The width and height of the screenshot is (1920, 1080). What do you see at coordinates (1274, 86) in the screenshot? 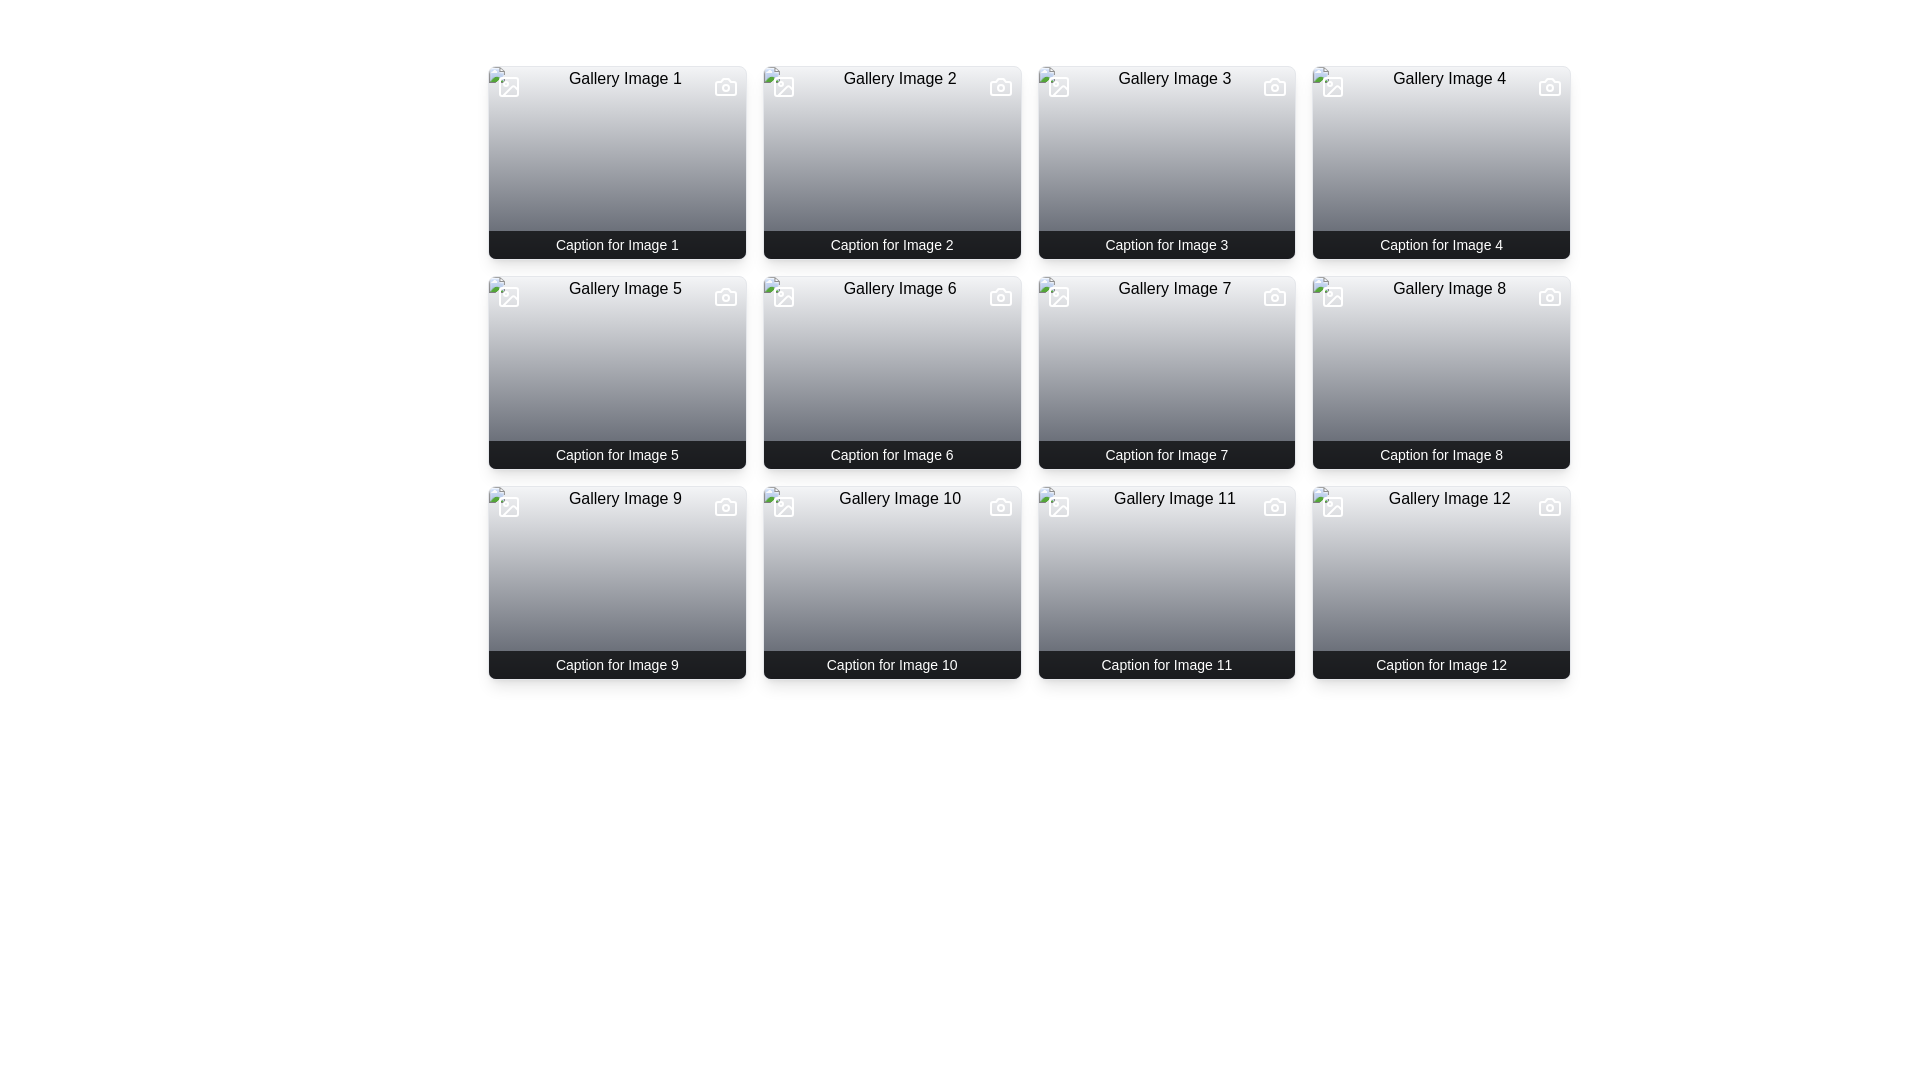
I see `the camera icon located at the top-right corner of the card titled 'Gallery Image 3' with the caption 'Caption for Image 3' for interaction` at bounding box center [1274, 86].